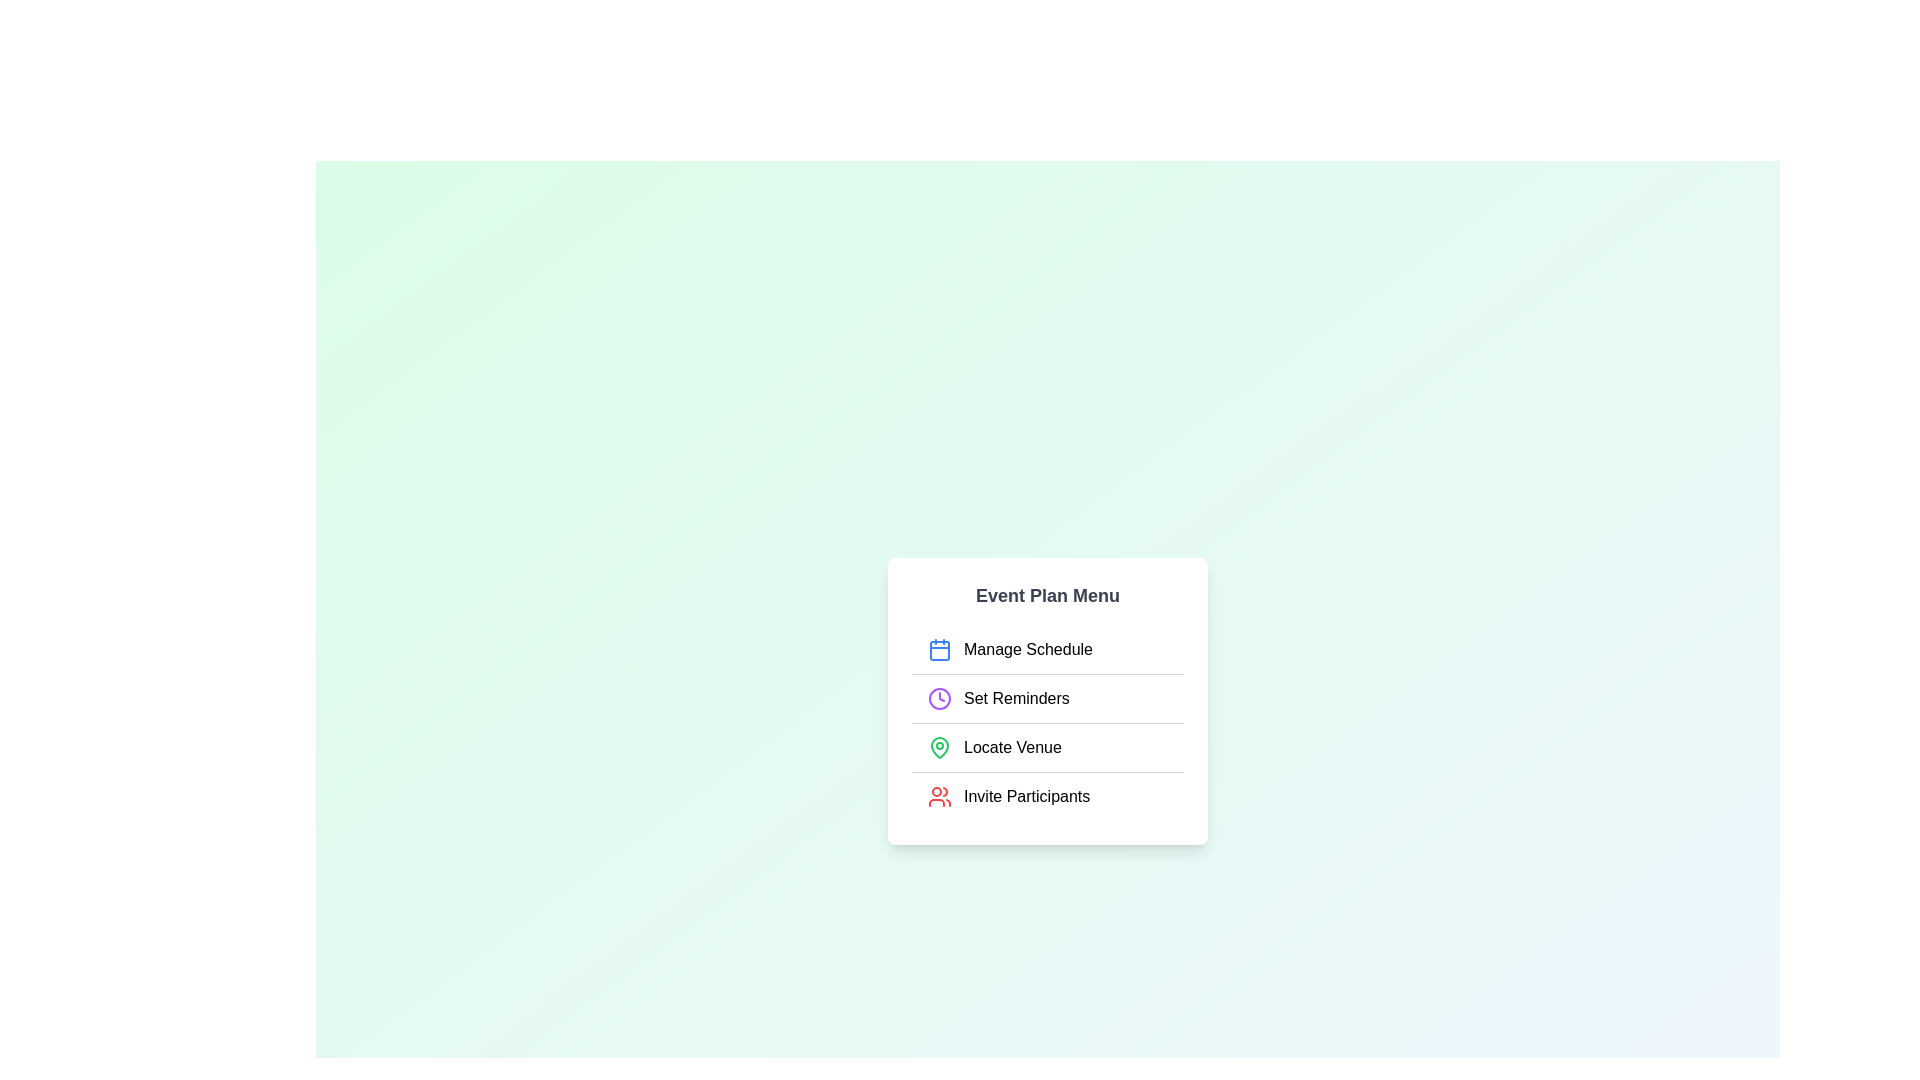 The height and width of the screenshot is (1080, 1920). Describe the element at coordinates (1046, 649) in the screenshot. I see `the menu item Manage Schedule to highlight it` at that location.